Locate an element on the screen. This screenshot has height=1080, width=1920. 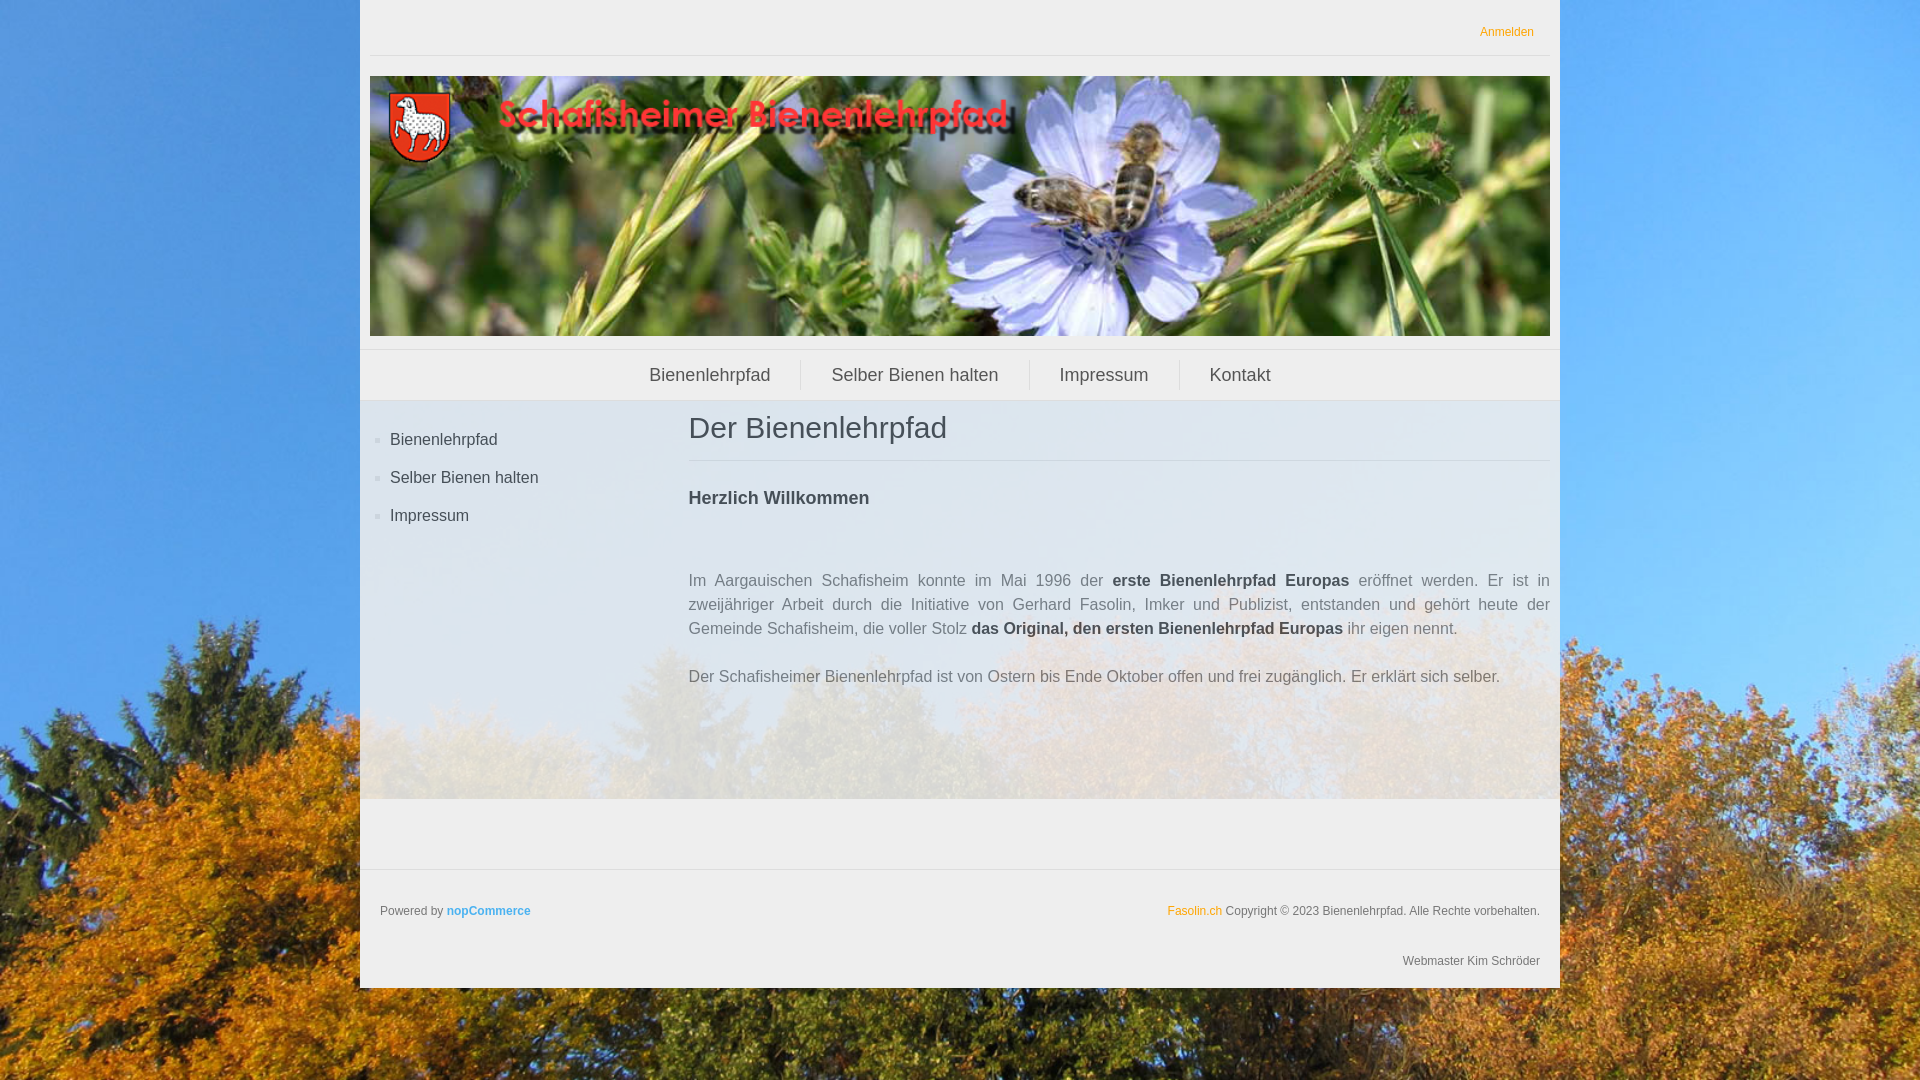
'Bienenlehrpfad' is located at coordinates (443, 438).